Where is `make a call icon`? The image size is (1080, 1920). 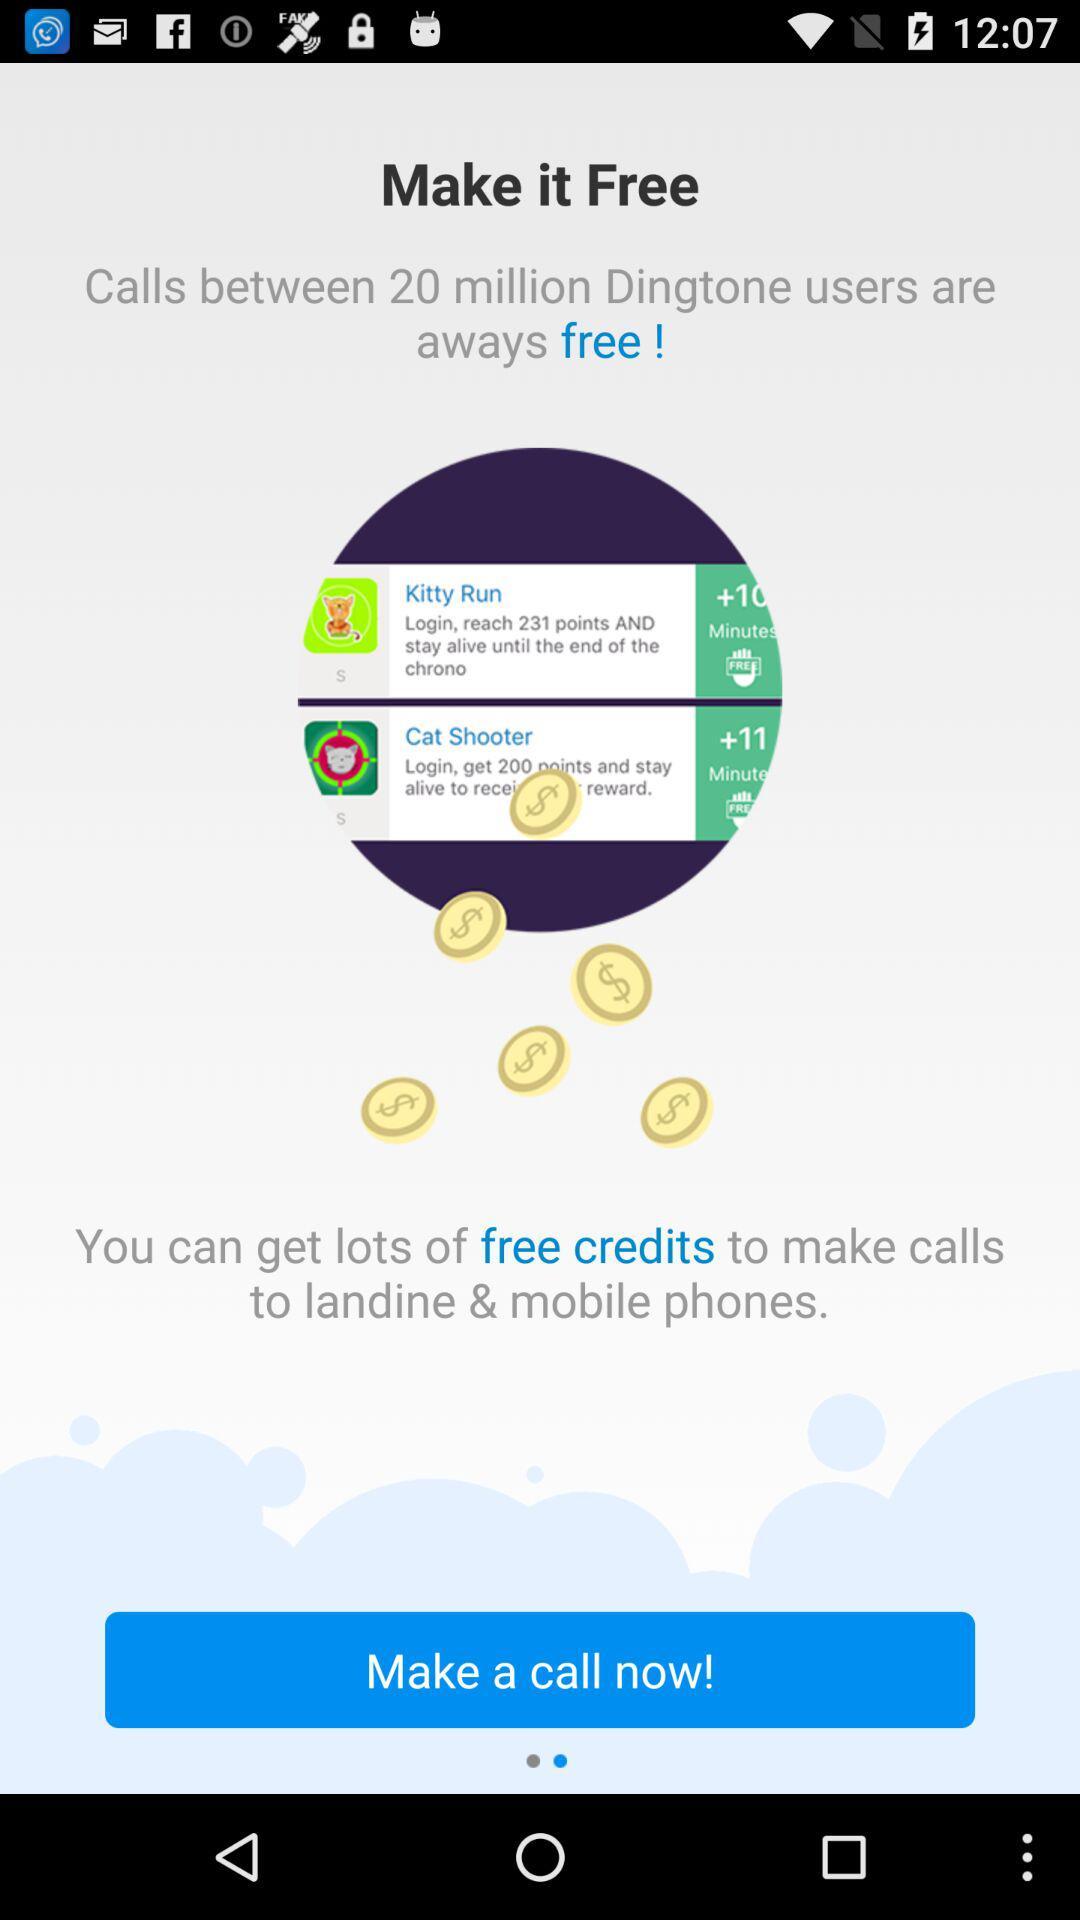 make a call icon is located at coordinates (540, 1669).